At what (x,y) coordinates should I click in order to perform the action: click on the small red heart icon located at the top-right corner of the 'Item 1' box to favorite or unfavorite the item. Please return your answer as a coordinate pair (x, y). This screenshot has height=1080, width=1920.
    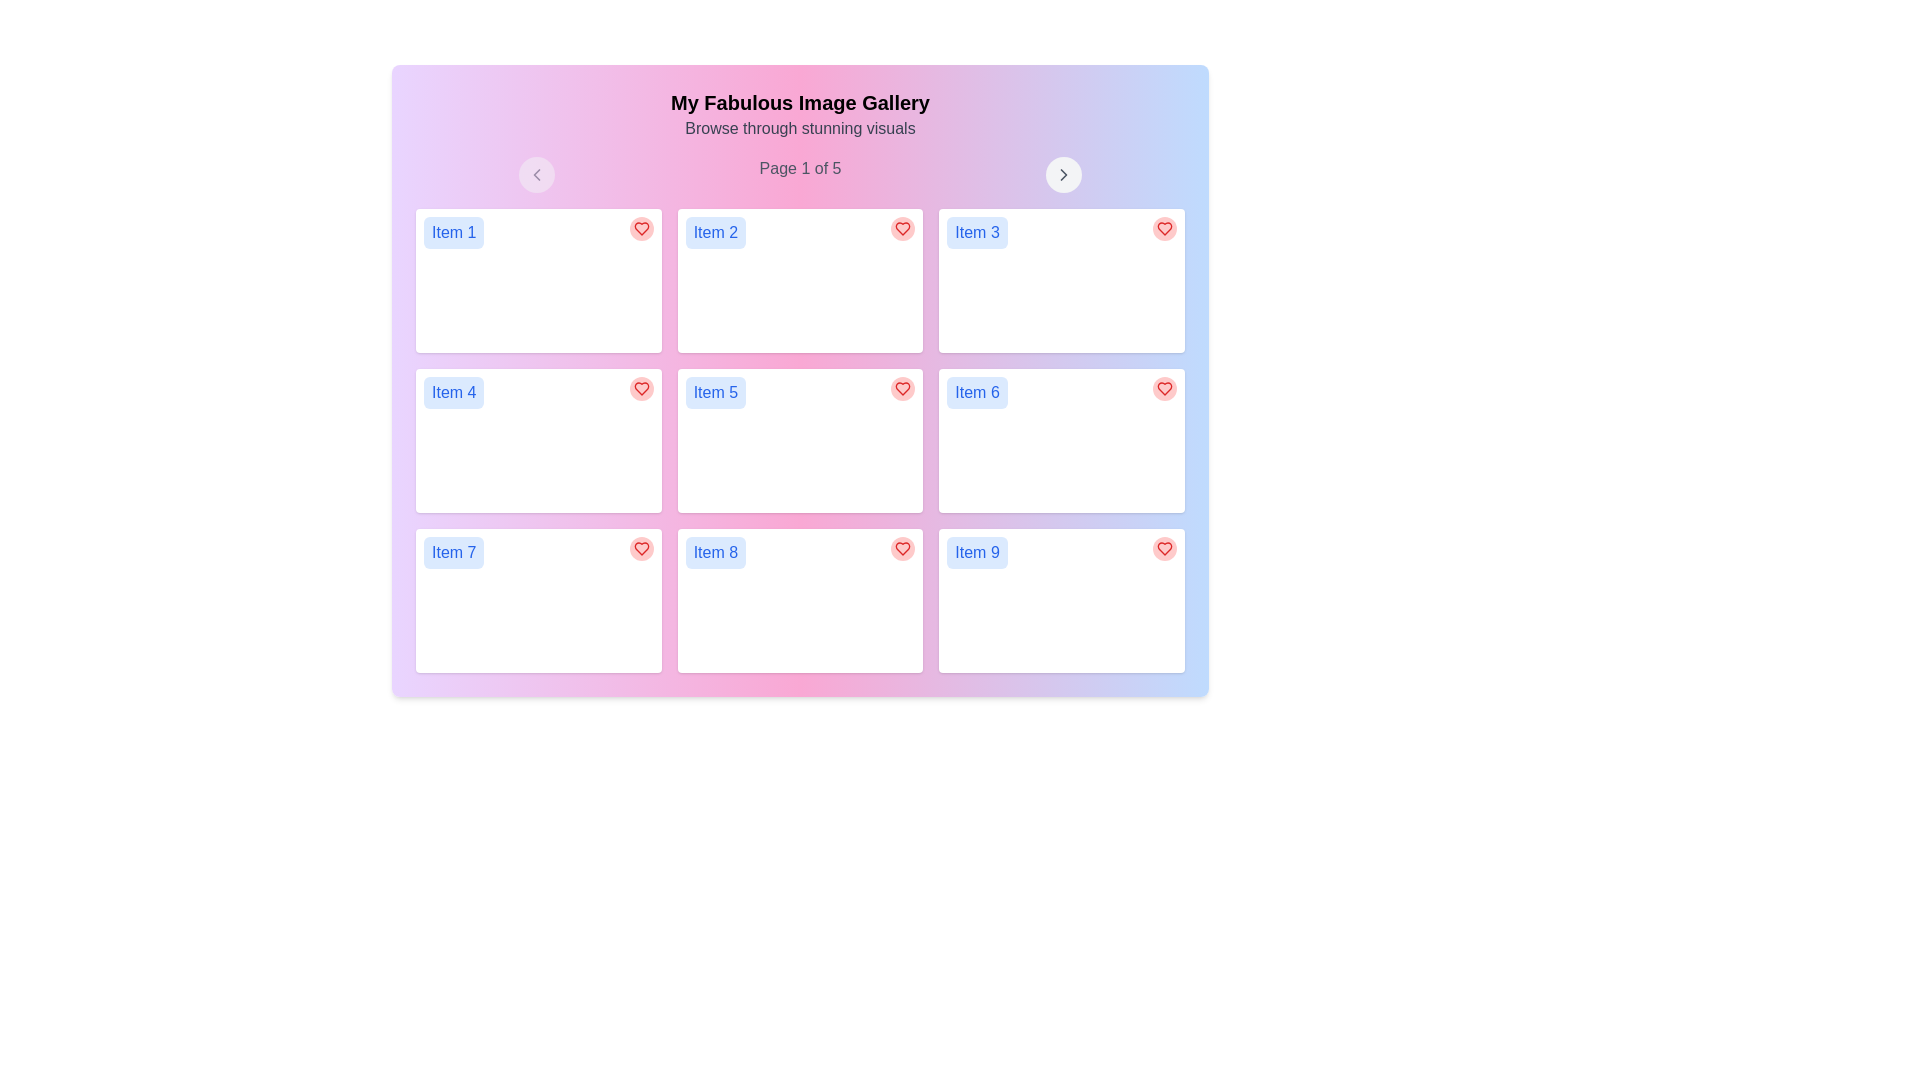
    Looking at the image, I should click on (641, 227).